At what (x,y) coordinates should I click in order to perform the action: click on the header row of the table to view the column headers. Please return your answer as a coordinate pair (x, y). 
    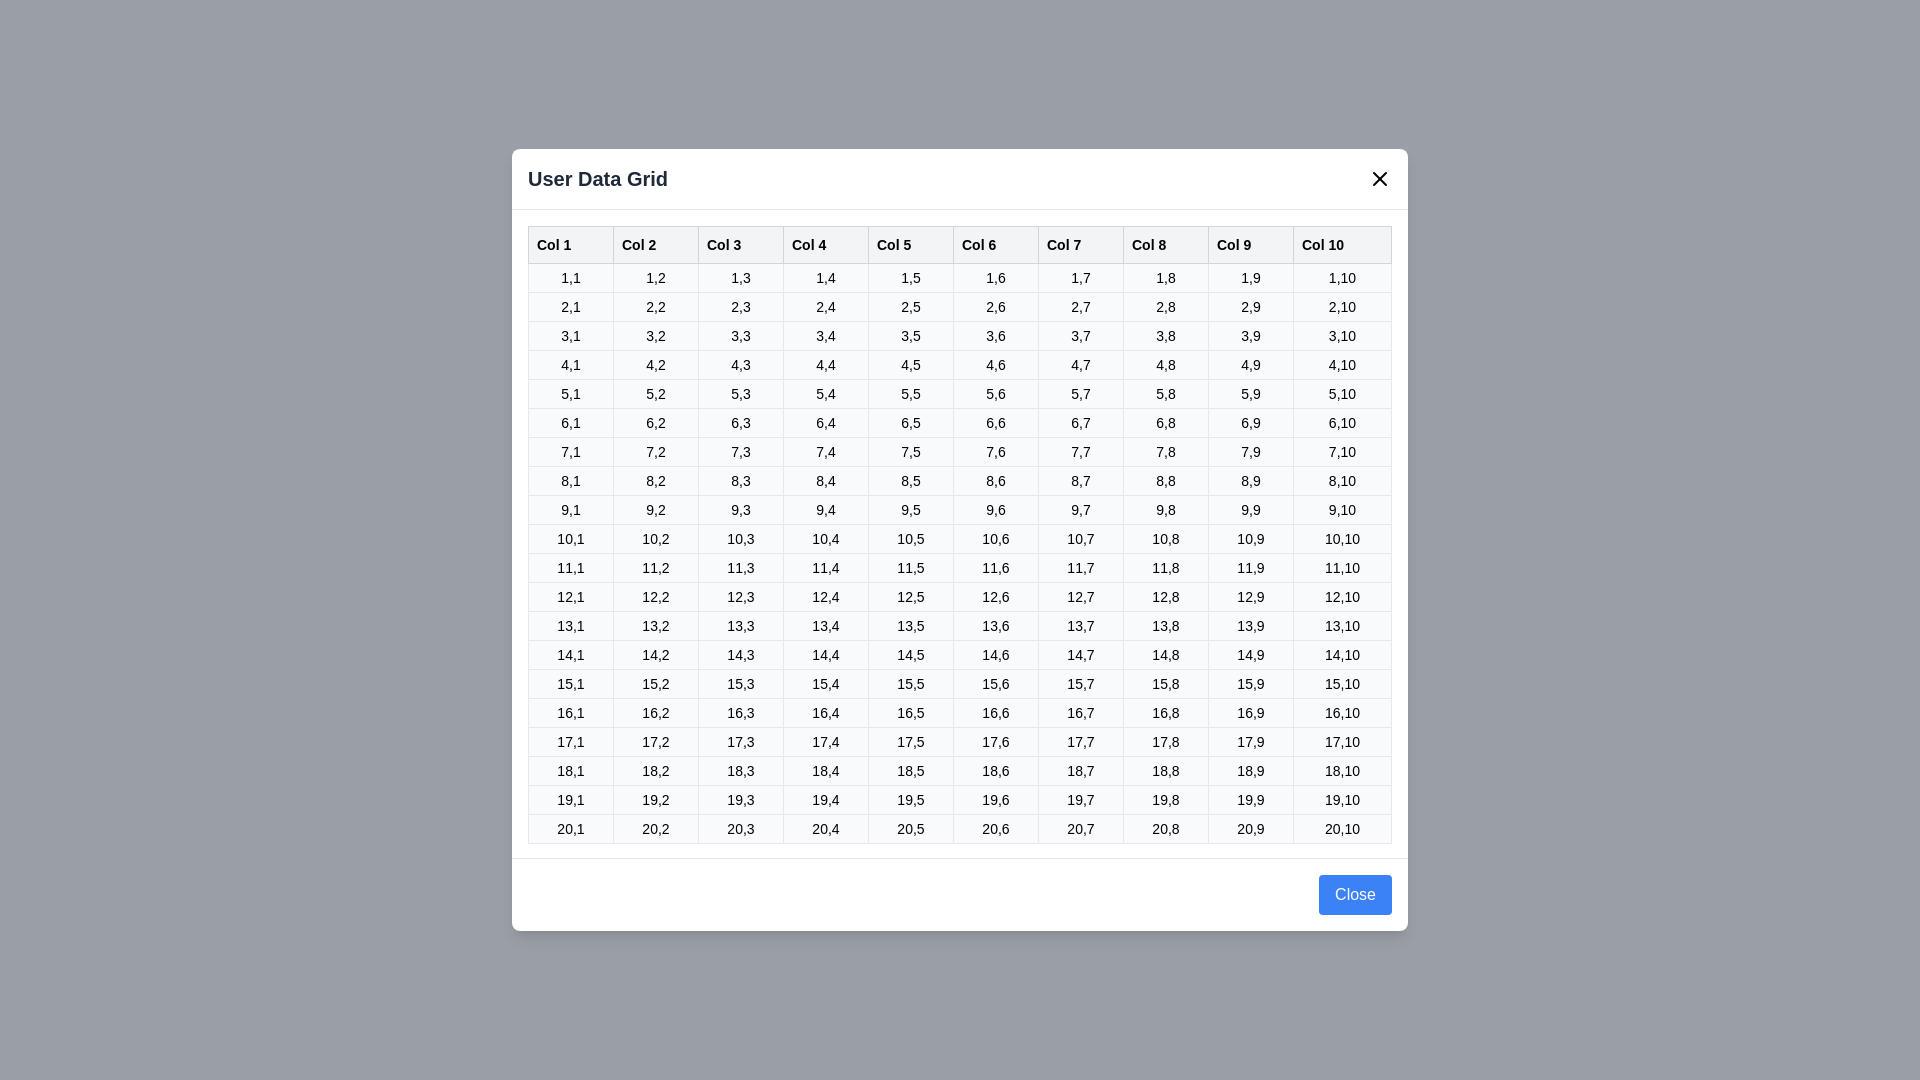
    Looking at the image, I should click on (960, 244).